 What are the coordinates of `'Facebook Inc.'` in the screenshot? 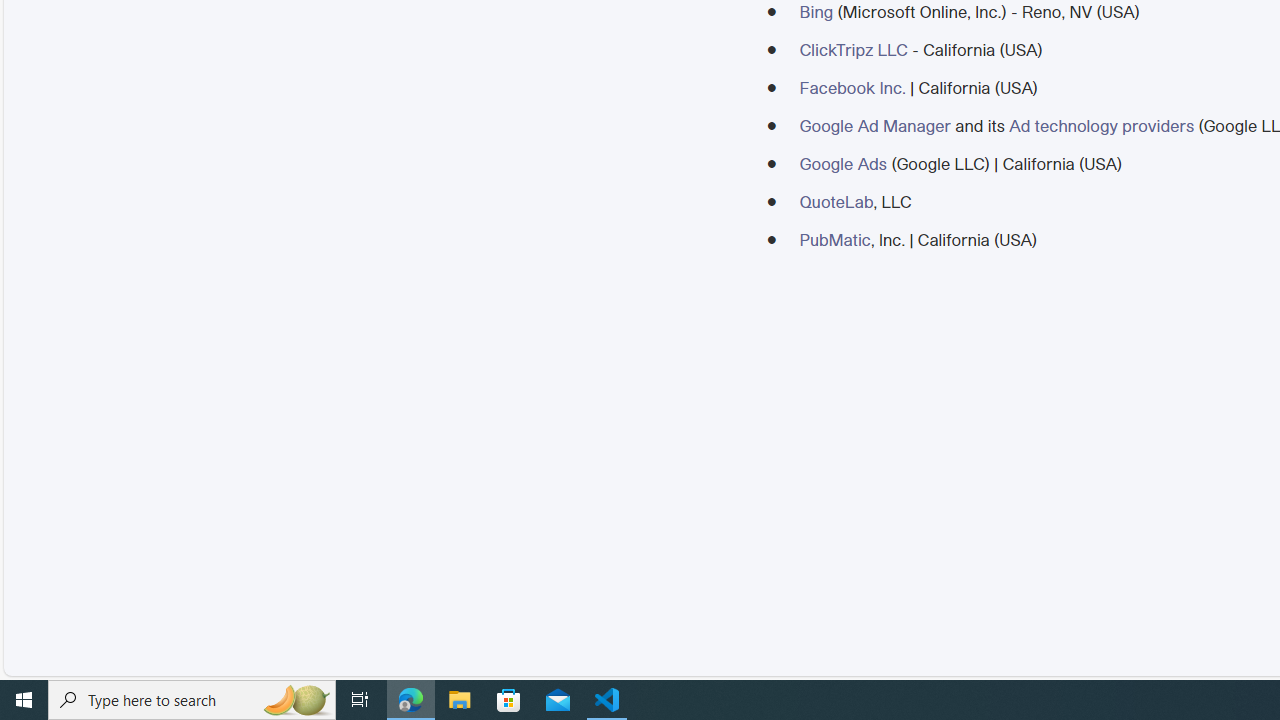 It's located at (852, 86).